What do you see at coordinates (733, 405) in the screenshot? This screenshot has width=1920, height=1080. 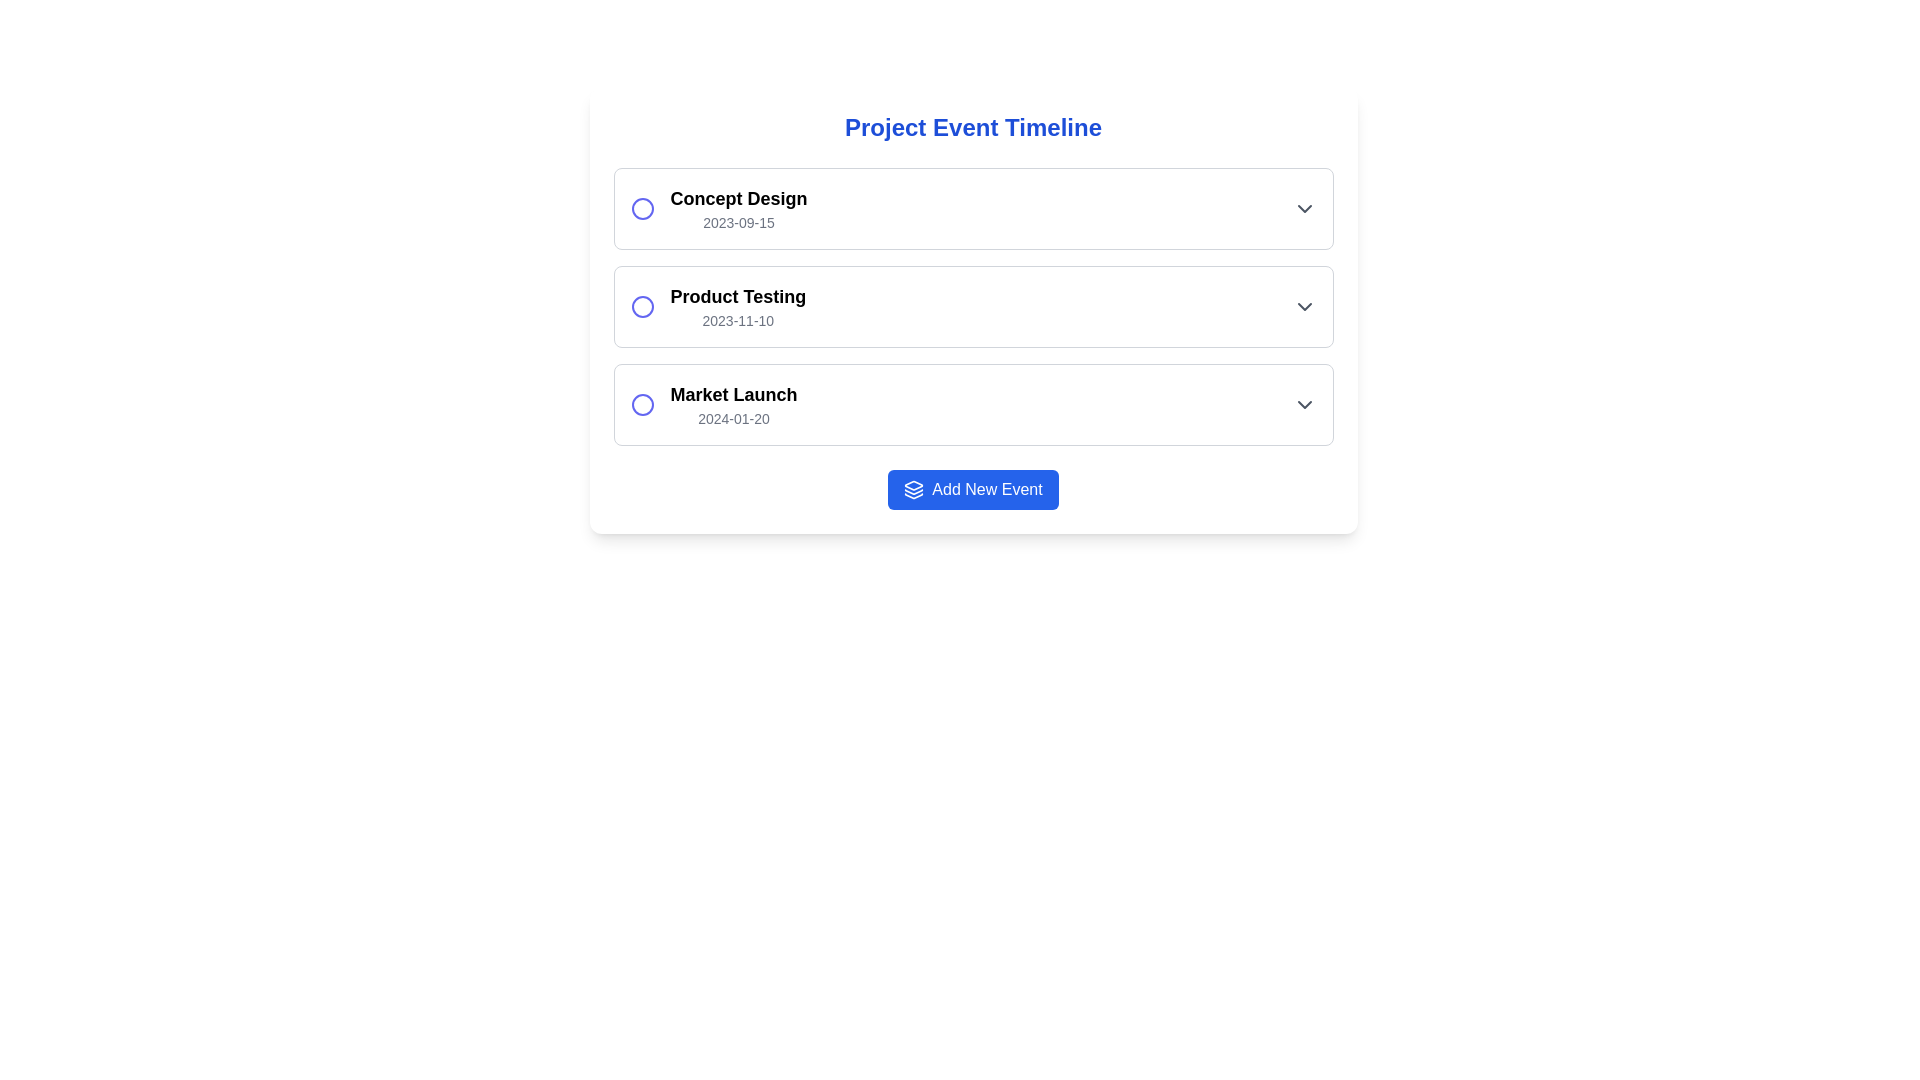 I see `text label displaying 'Market Launch' and '2024-01-20', which is the third entry in a vertical list, for information` at bounding box center [733, 405].